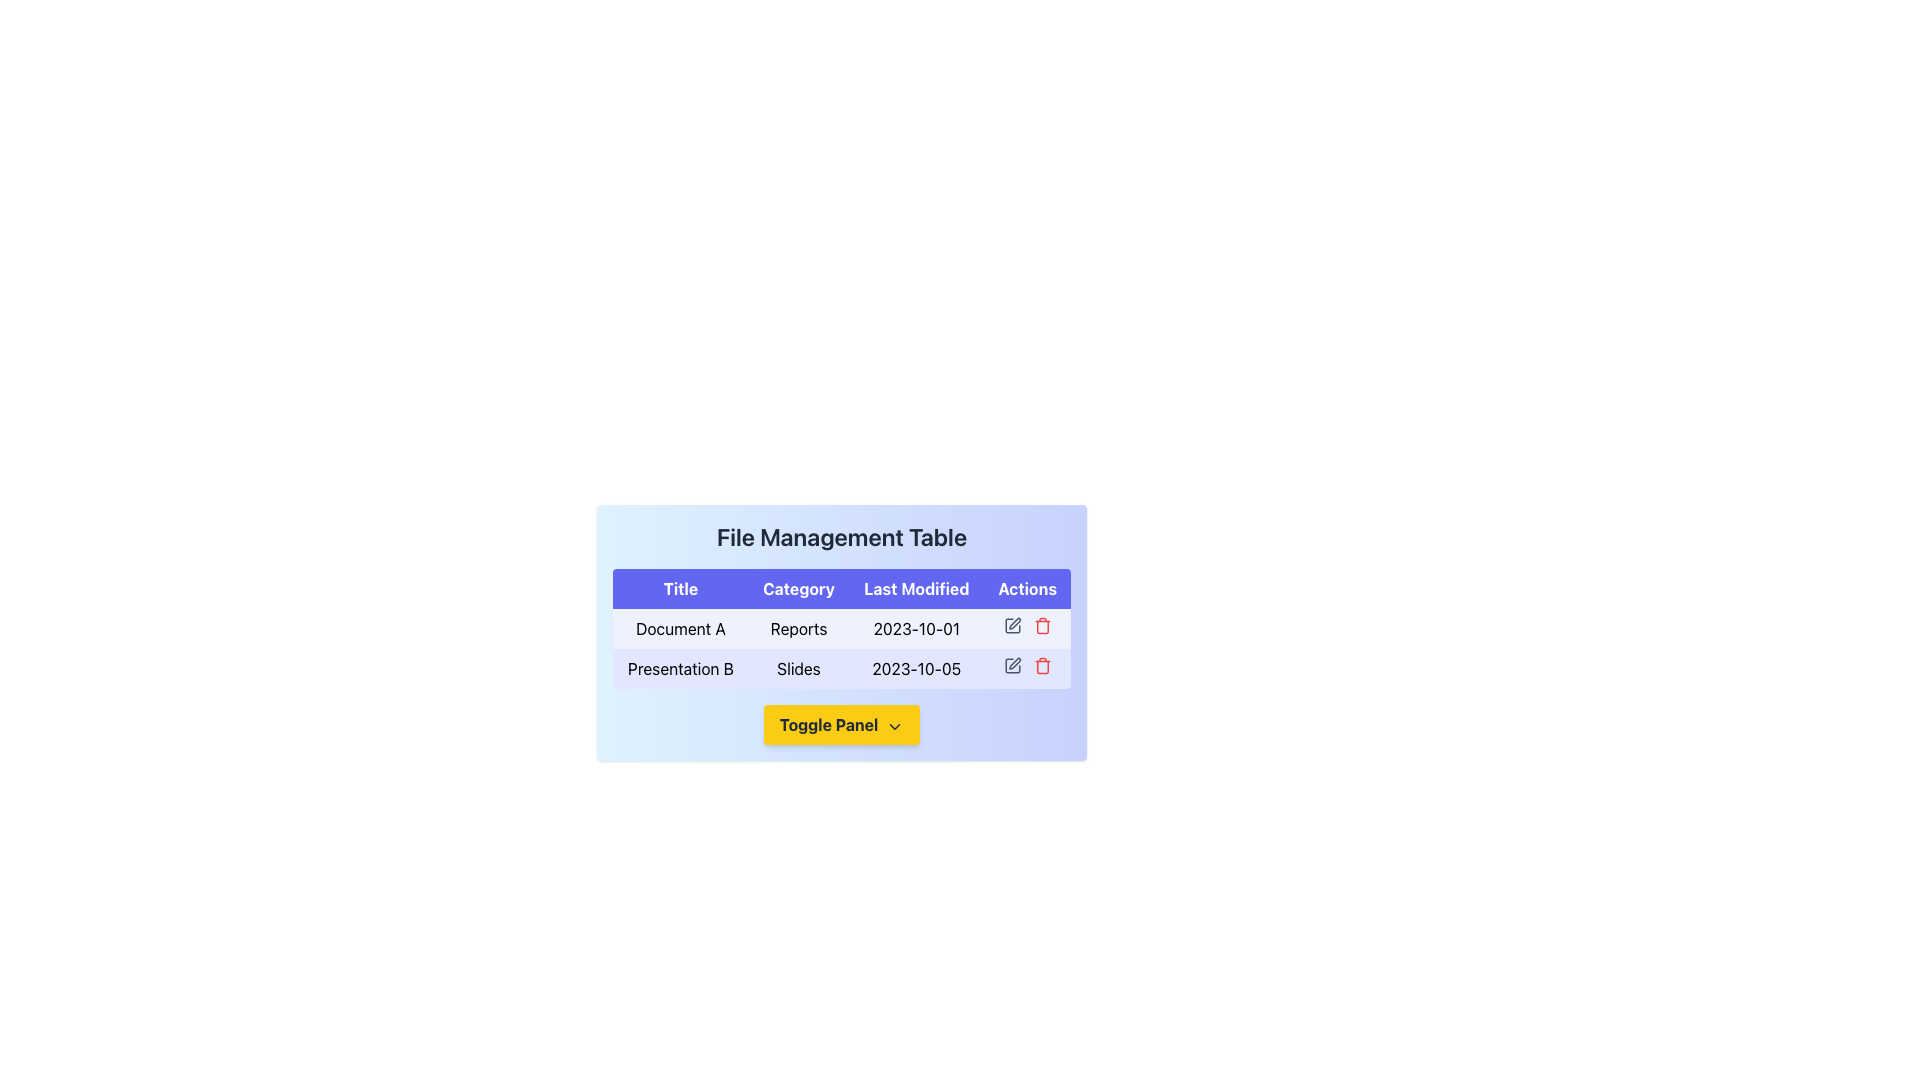 The image size is (1920, 1080). Describe the element at coordinates (681, 668) in the screenshot. I see `the text label displaying 'Presentation B', which is centrally aligned within its cell in the second row of the table under the column labeled 'Title'` at that location.